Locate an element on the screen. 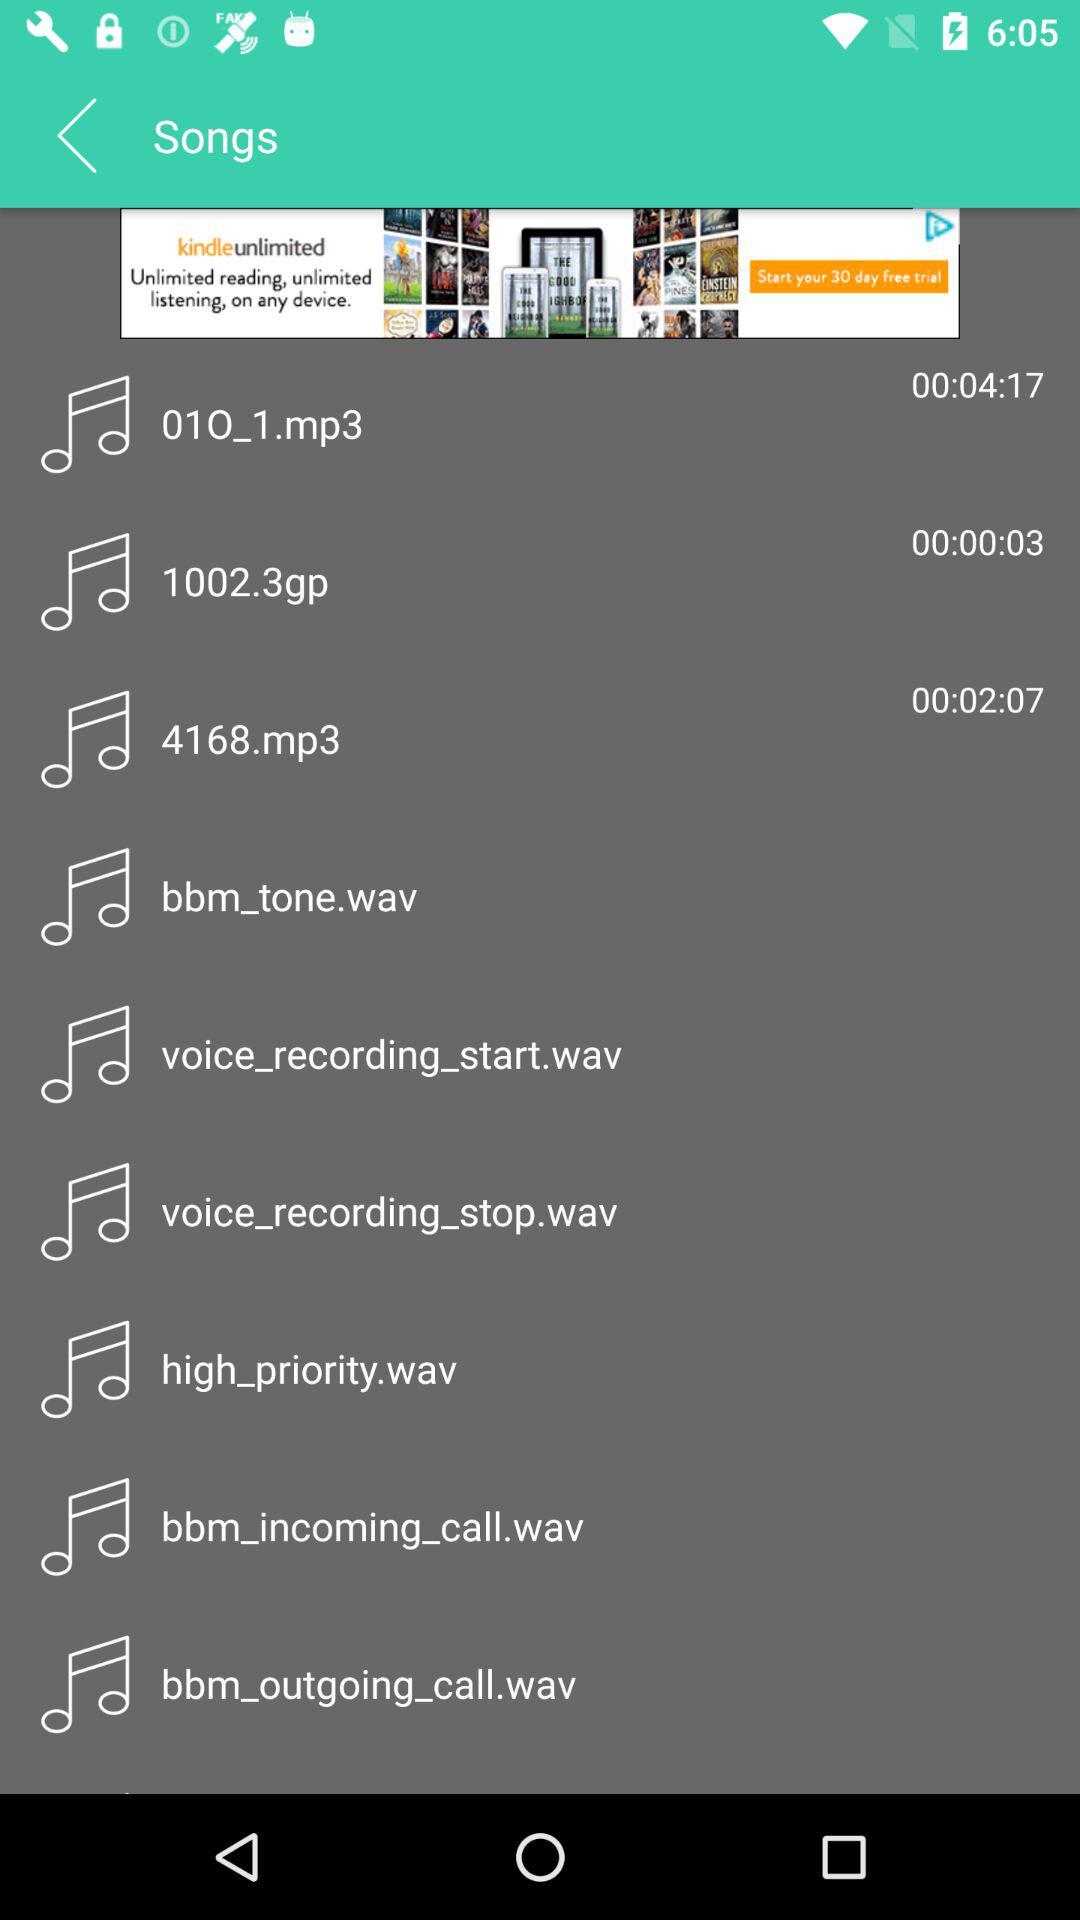 The image size is (1080, 1920). advertisement page is located at coordinates (540, 272).